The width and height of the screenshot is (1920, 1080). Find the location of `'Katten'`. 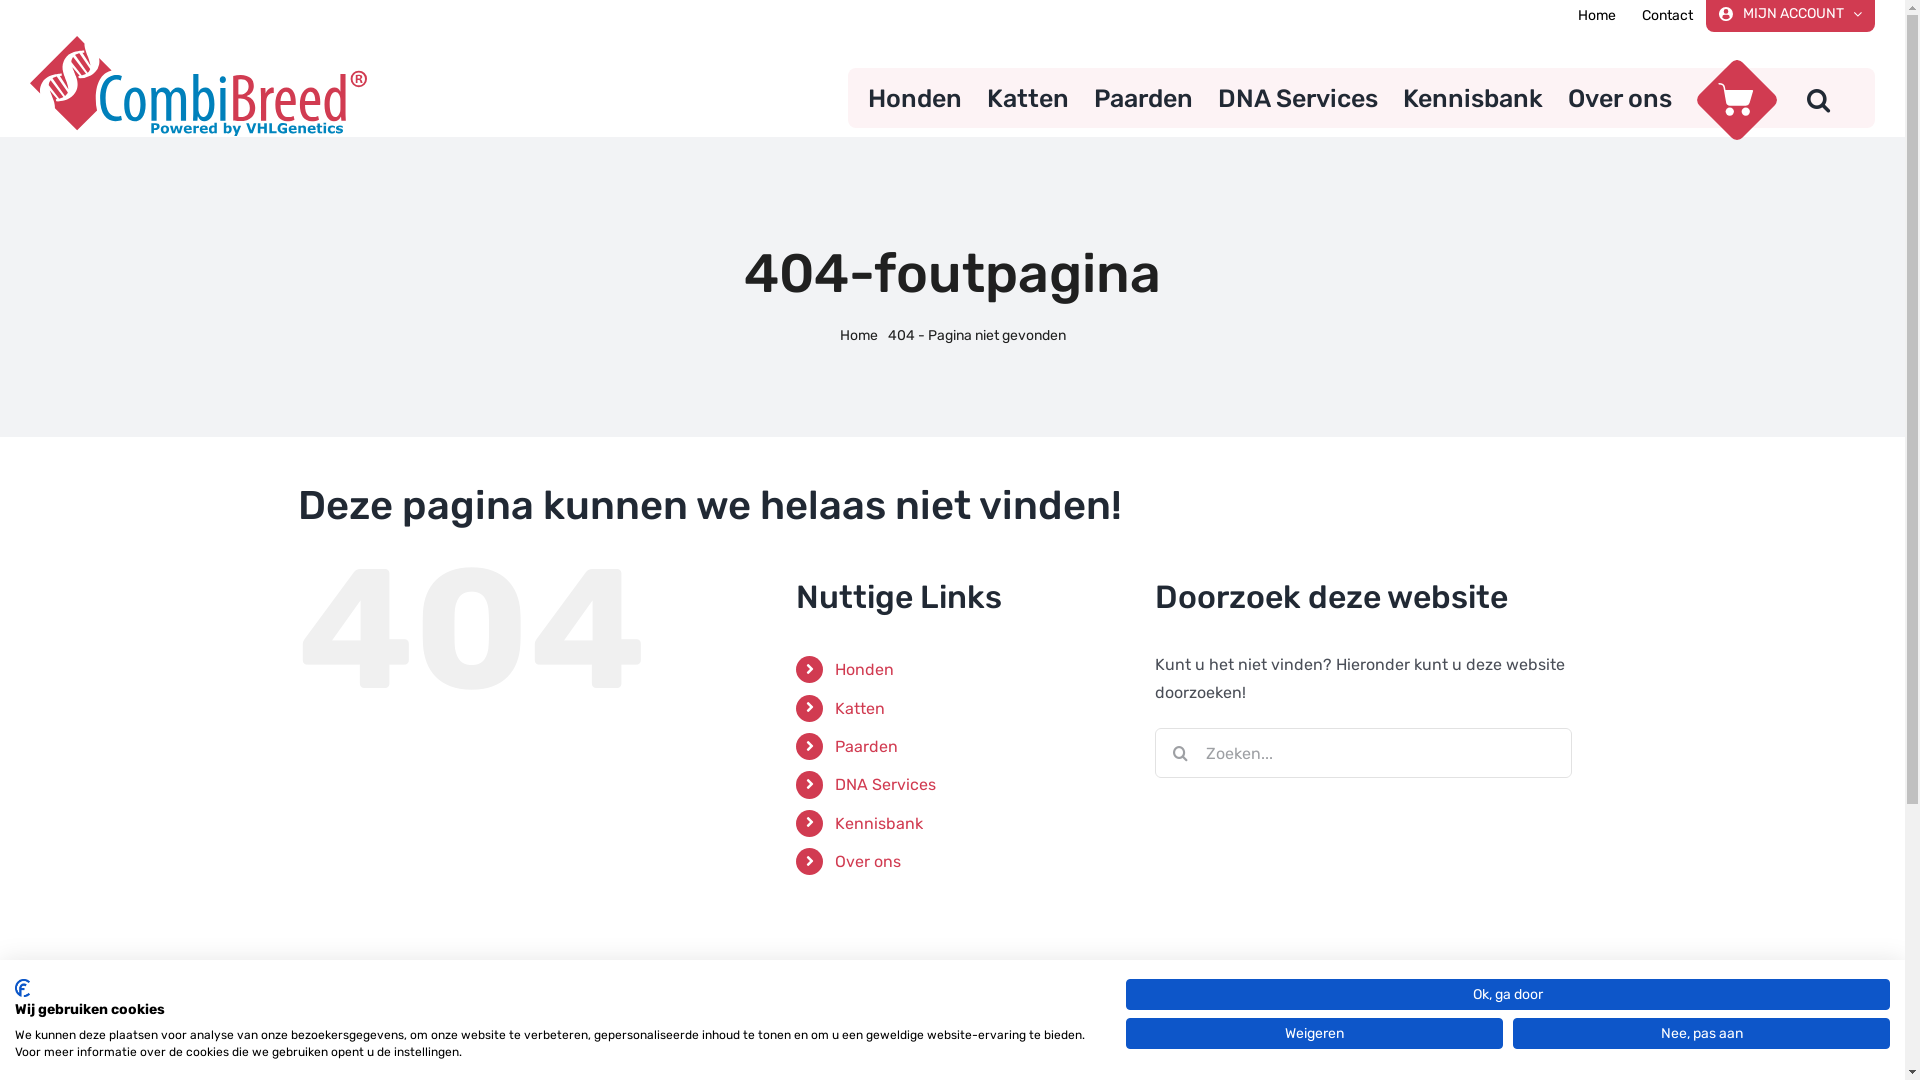

'Katten' is located at coordinates (859, 707).